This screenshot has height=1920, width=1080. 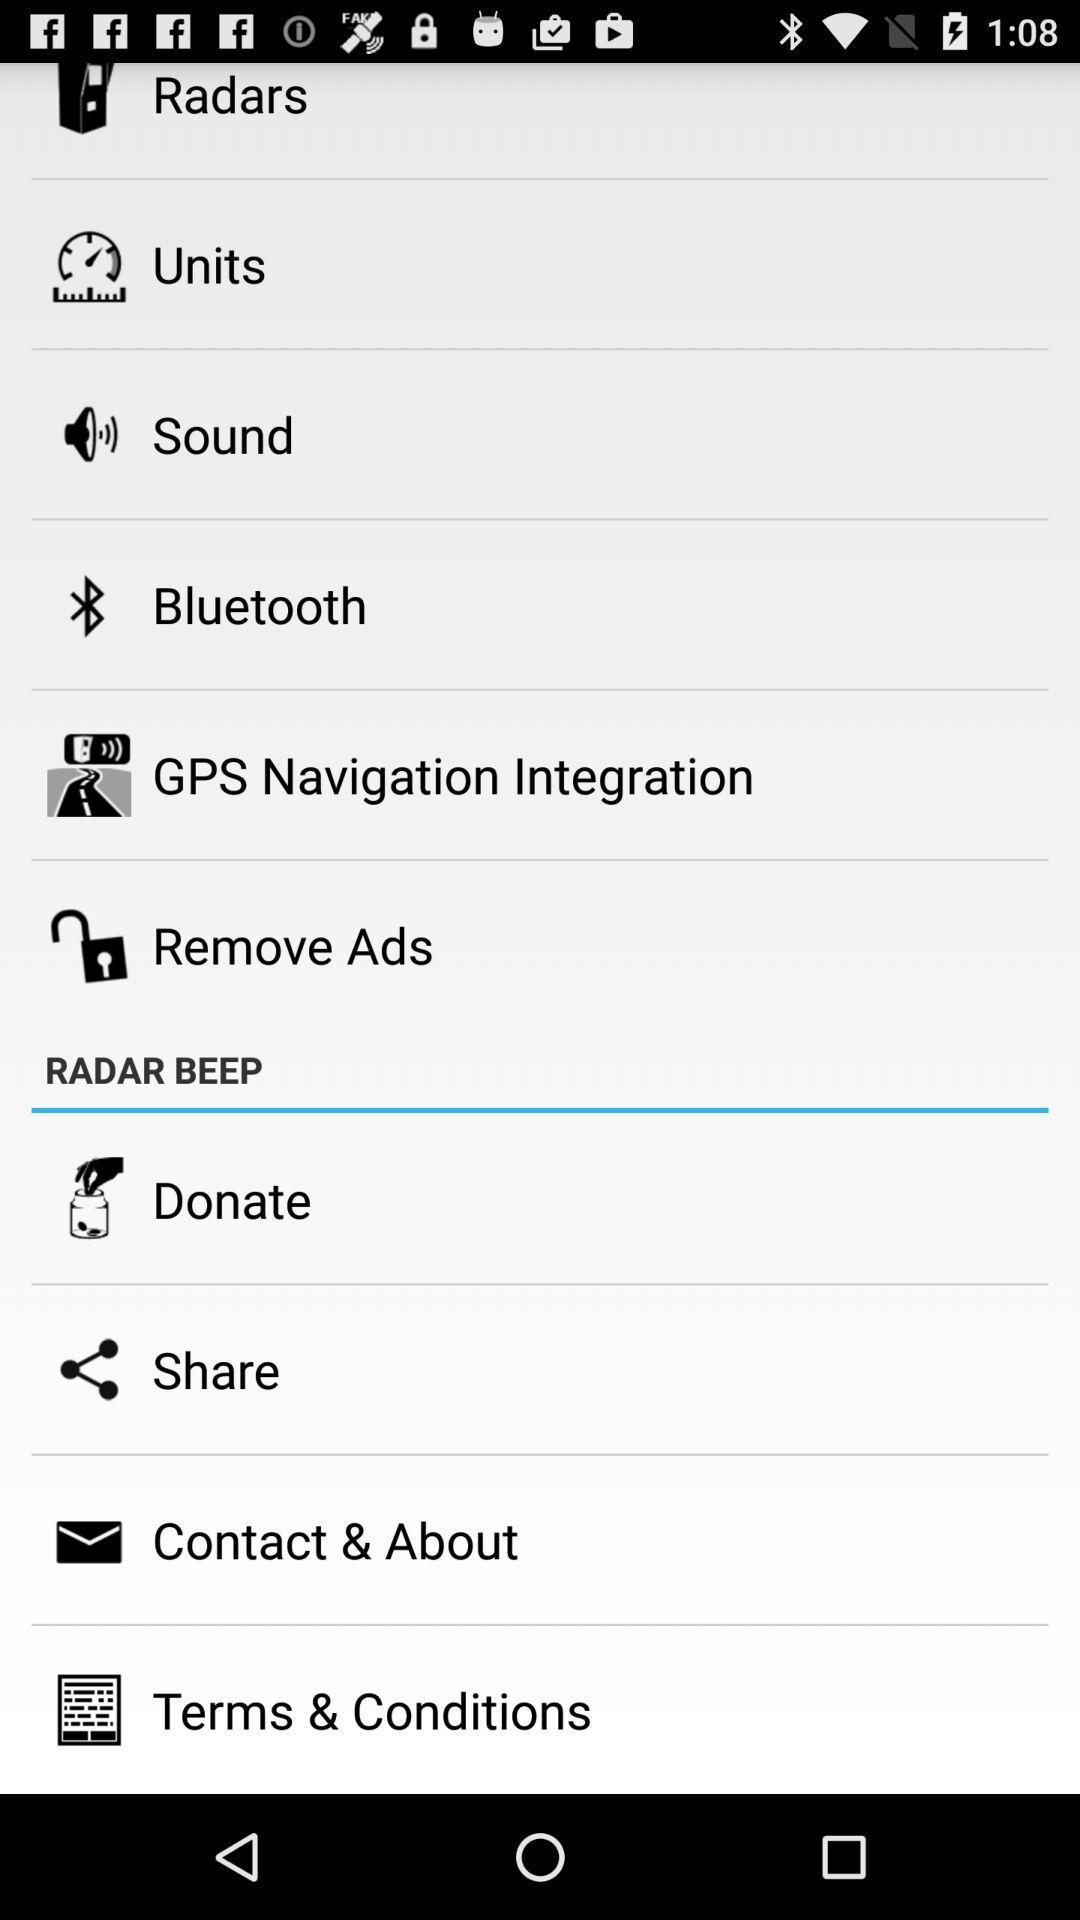 What do you see at coordinates (209, 263) in the screenshot?
I see `the icon below radars item` at bounding box center [209, 263].